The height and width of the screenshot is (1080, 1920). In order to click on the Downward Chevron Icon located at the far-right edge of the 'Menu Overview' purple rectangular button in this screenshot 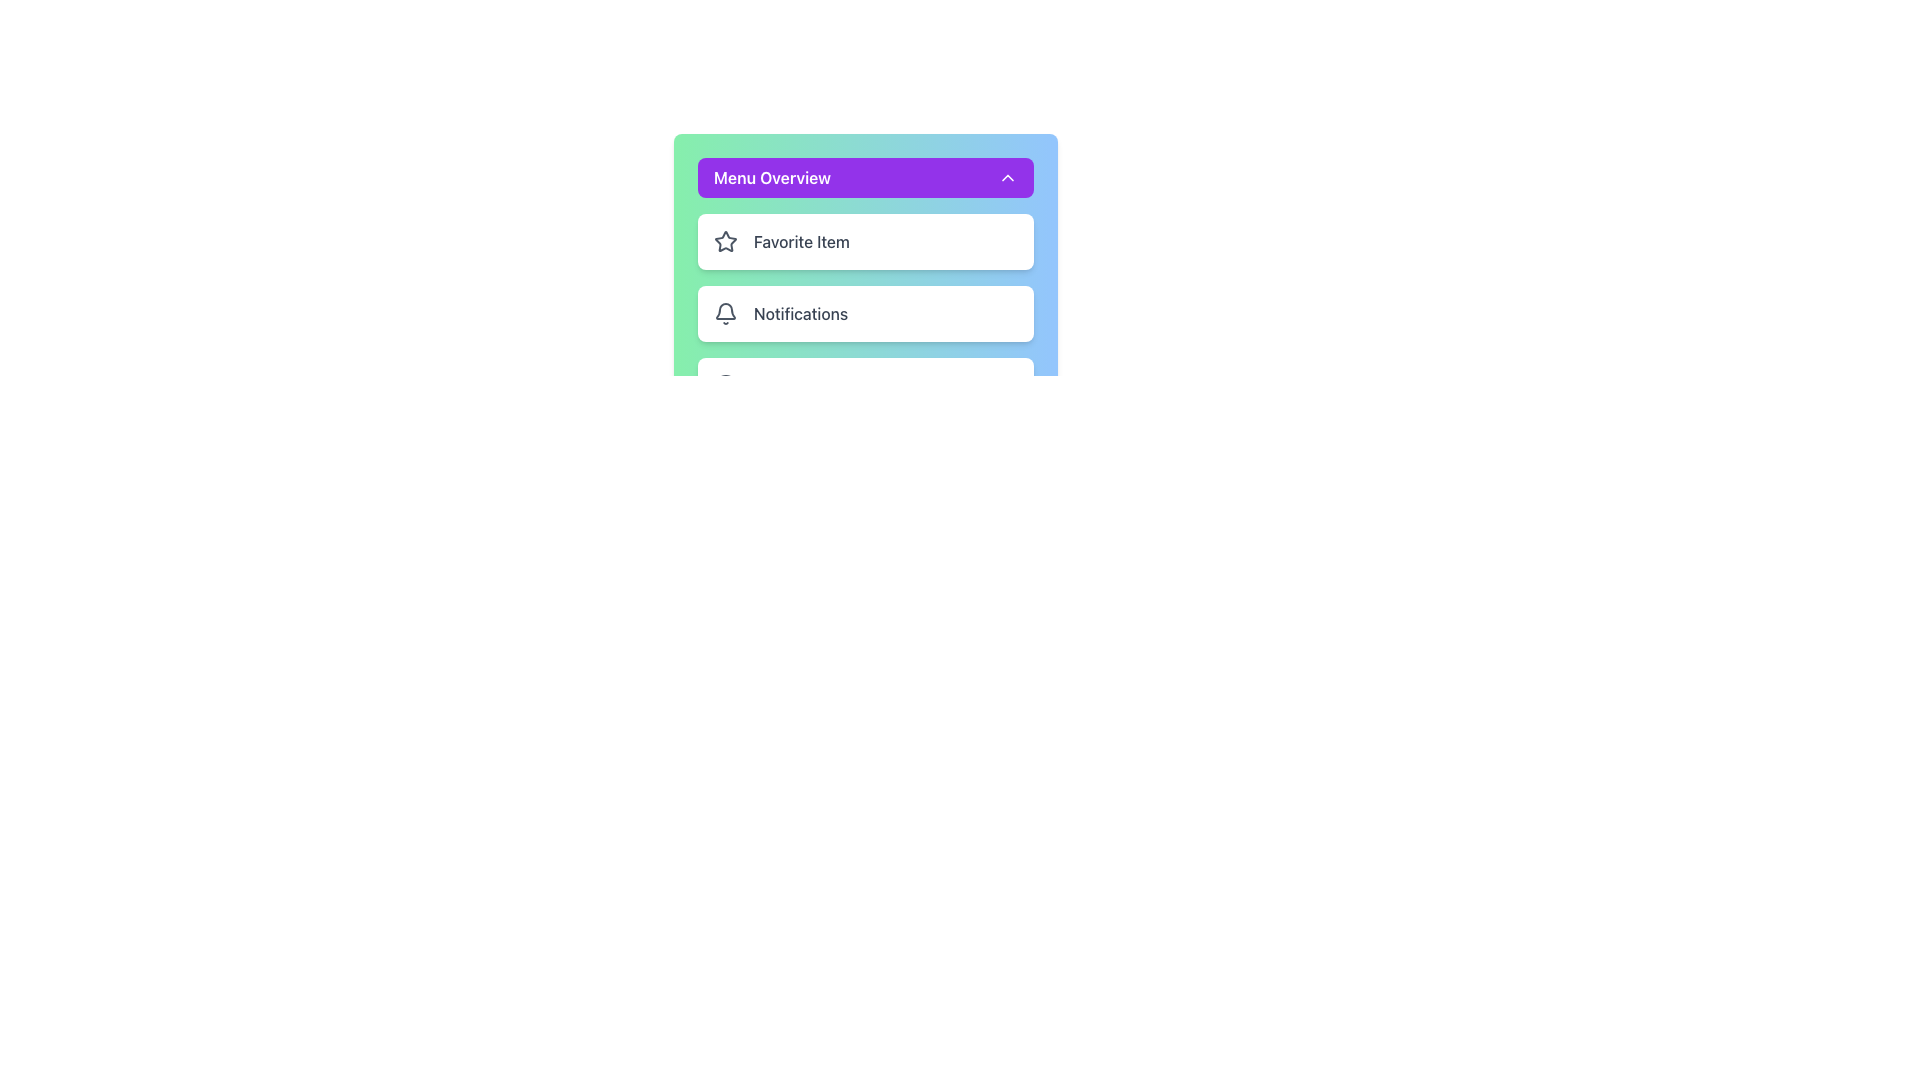, I will do `click(1008, 176)`.